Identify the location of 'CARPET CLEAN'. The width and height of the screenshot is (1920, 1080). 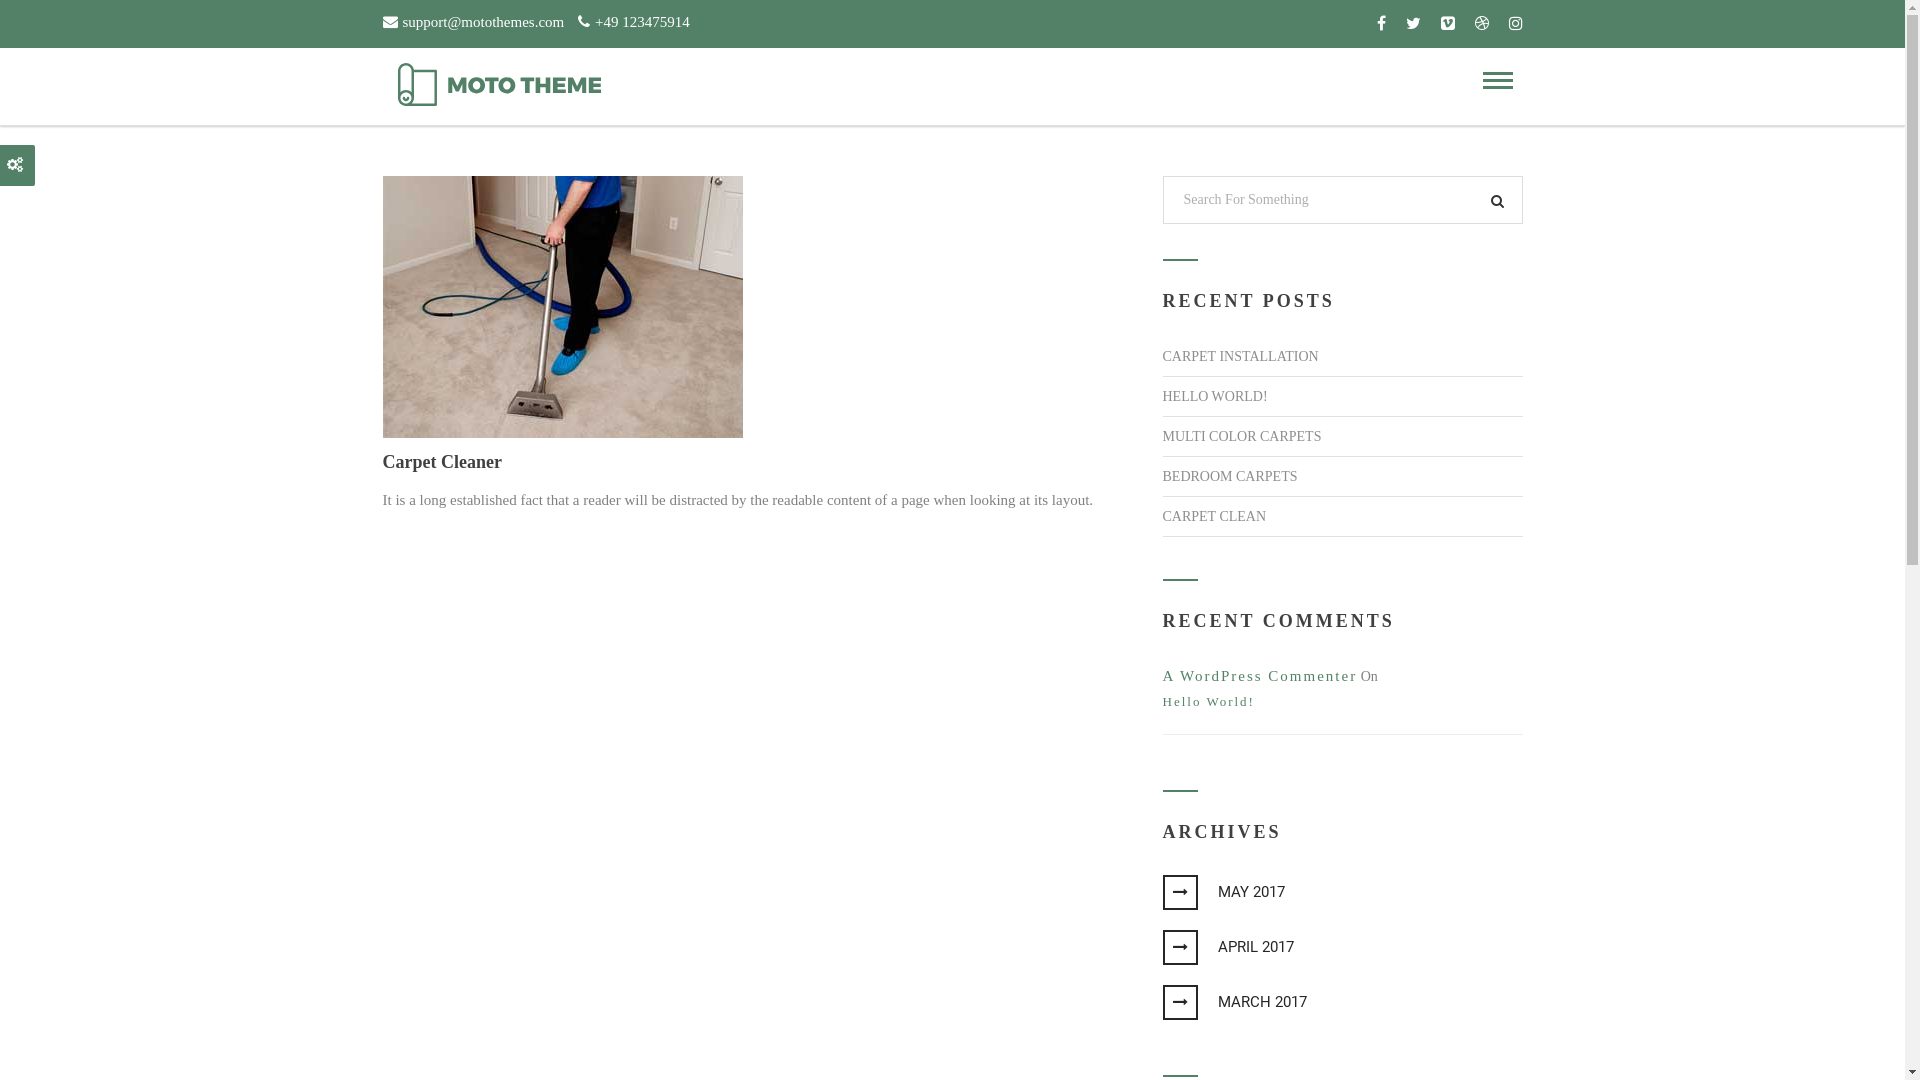
(1213, 515).